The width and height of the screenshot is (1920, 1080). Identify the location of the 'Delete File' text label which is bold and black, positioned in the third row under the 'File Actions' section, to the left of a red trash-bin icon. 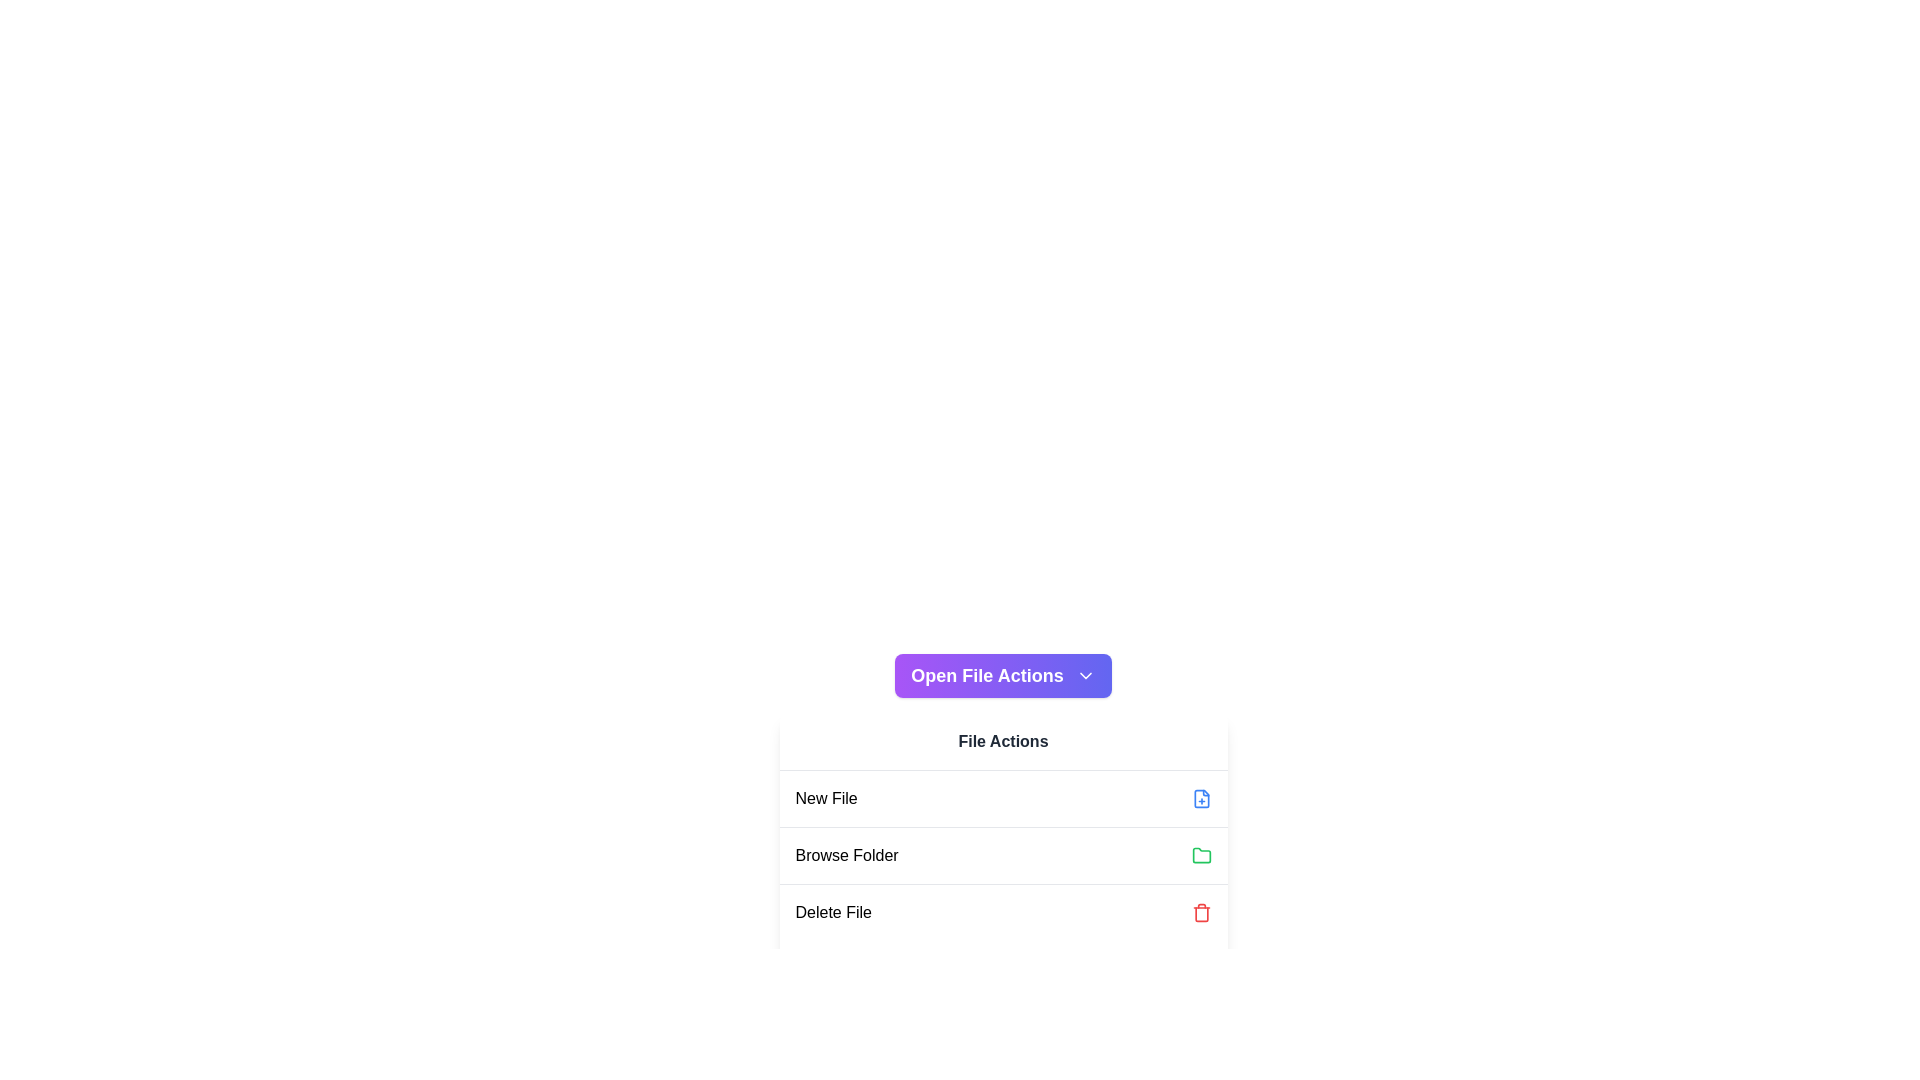
(833, 913).